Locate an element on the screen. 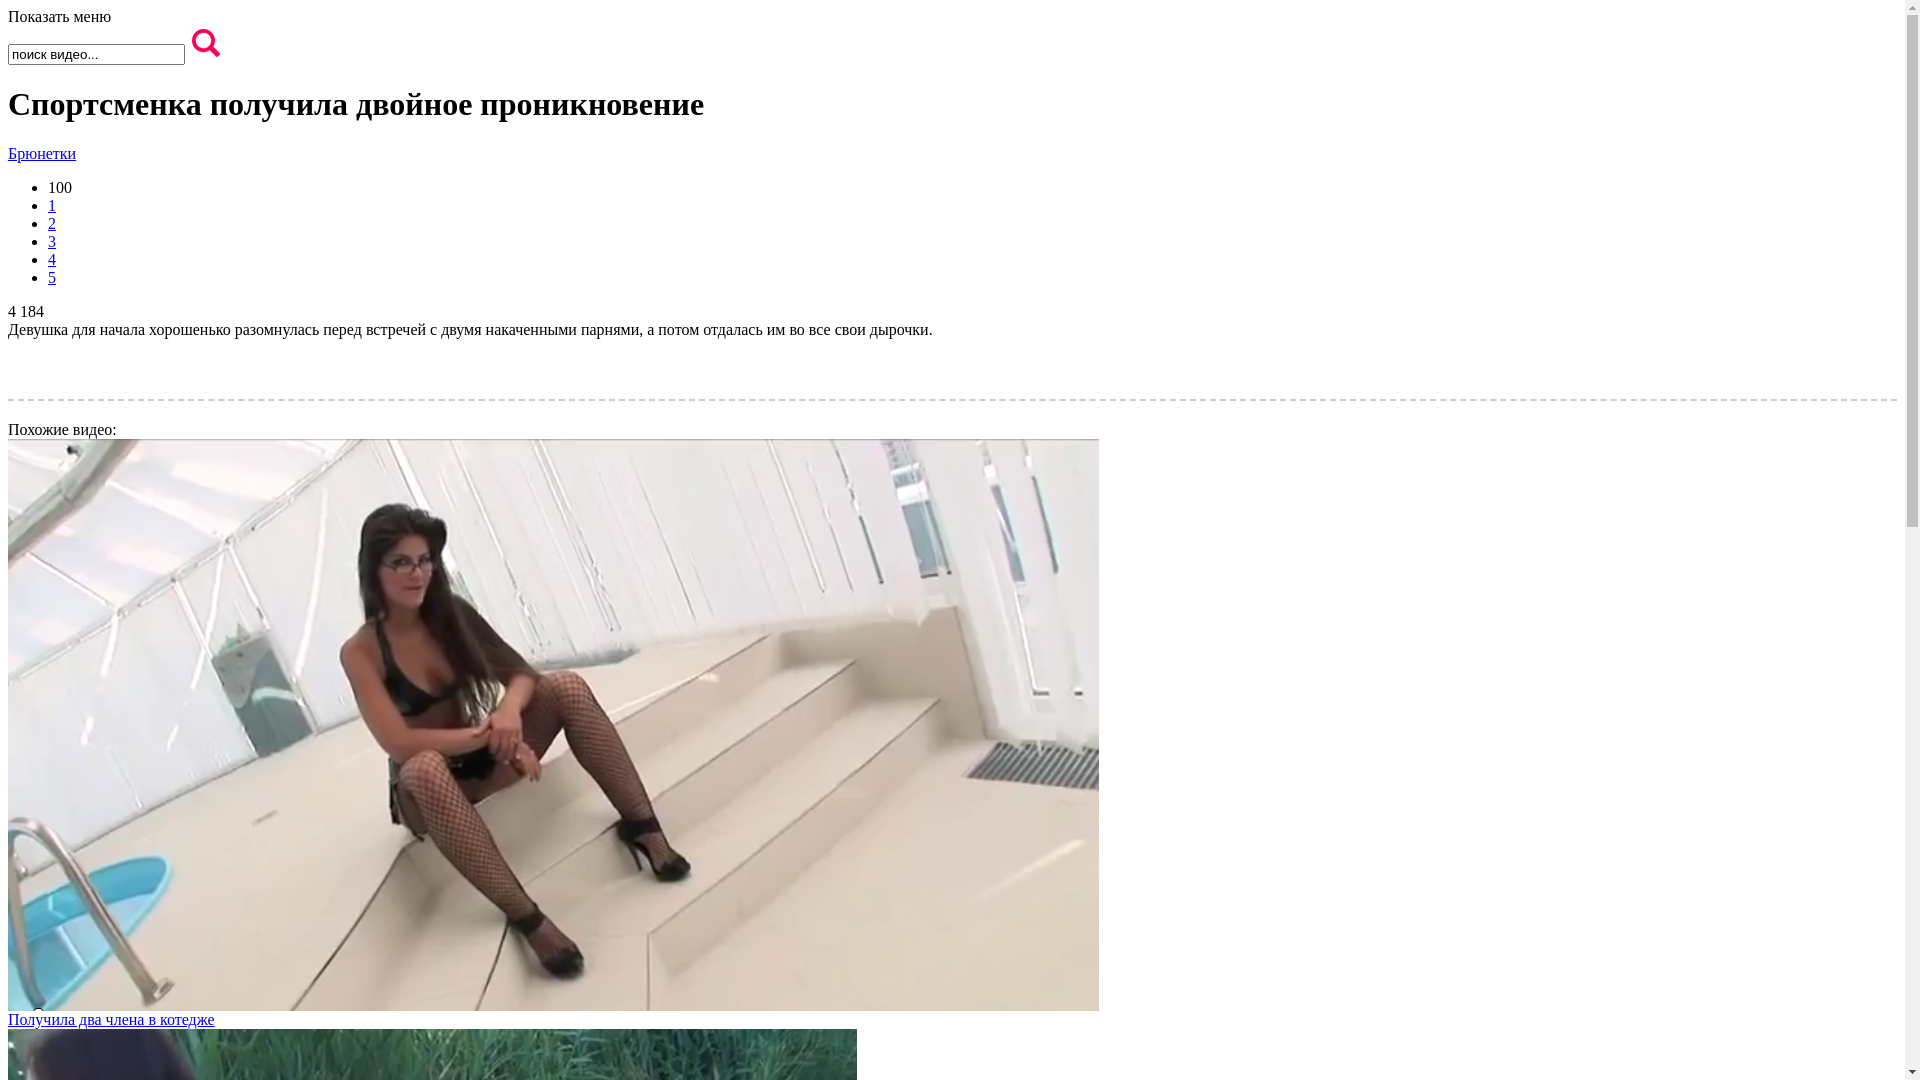 Image resolution: width=1920 pixels, height=1080 pixels. '1' is located at coordinates (52, 205).